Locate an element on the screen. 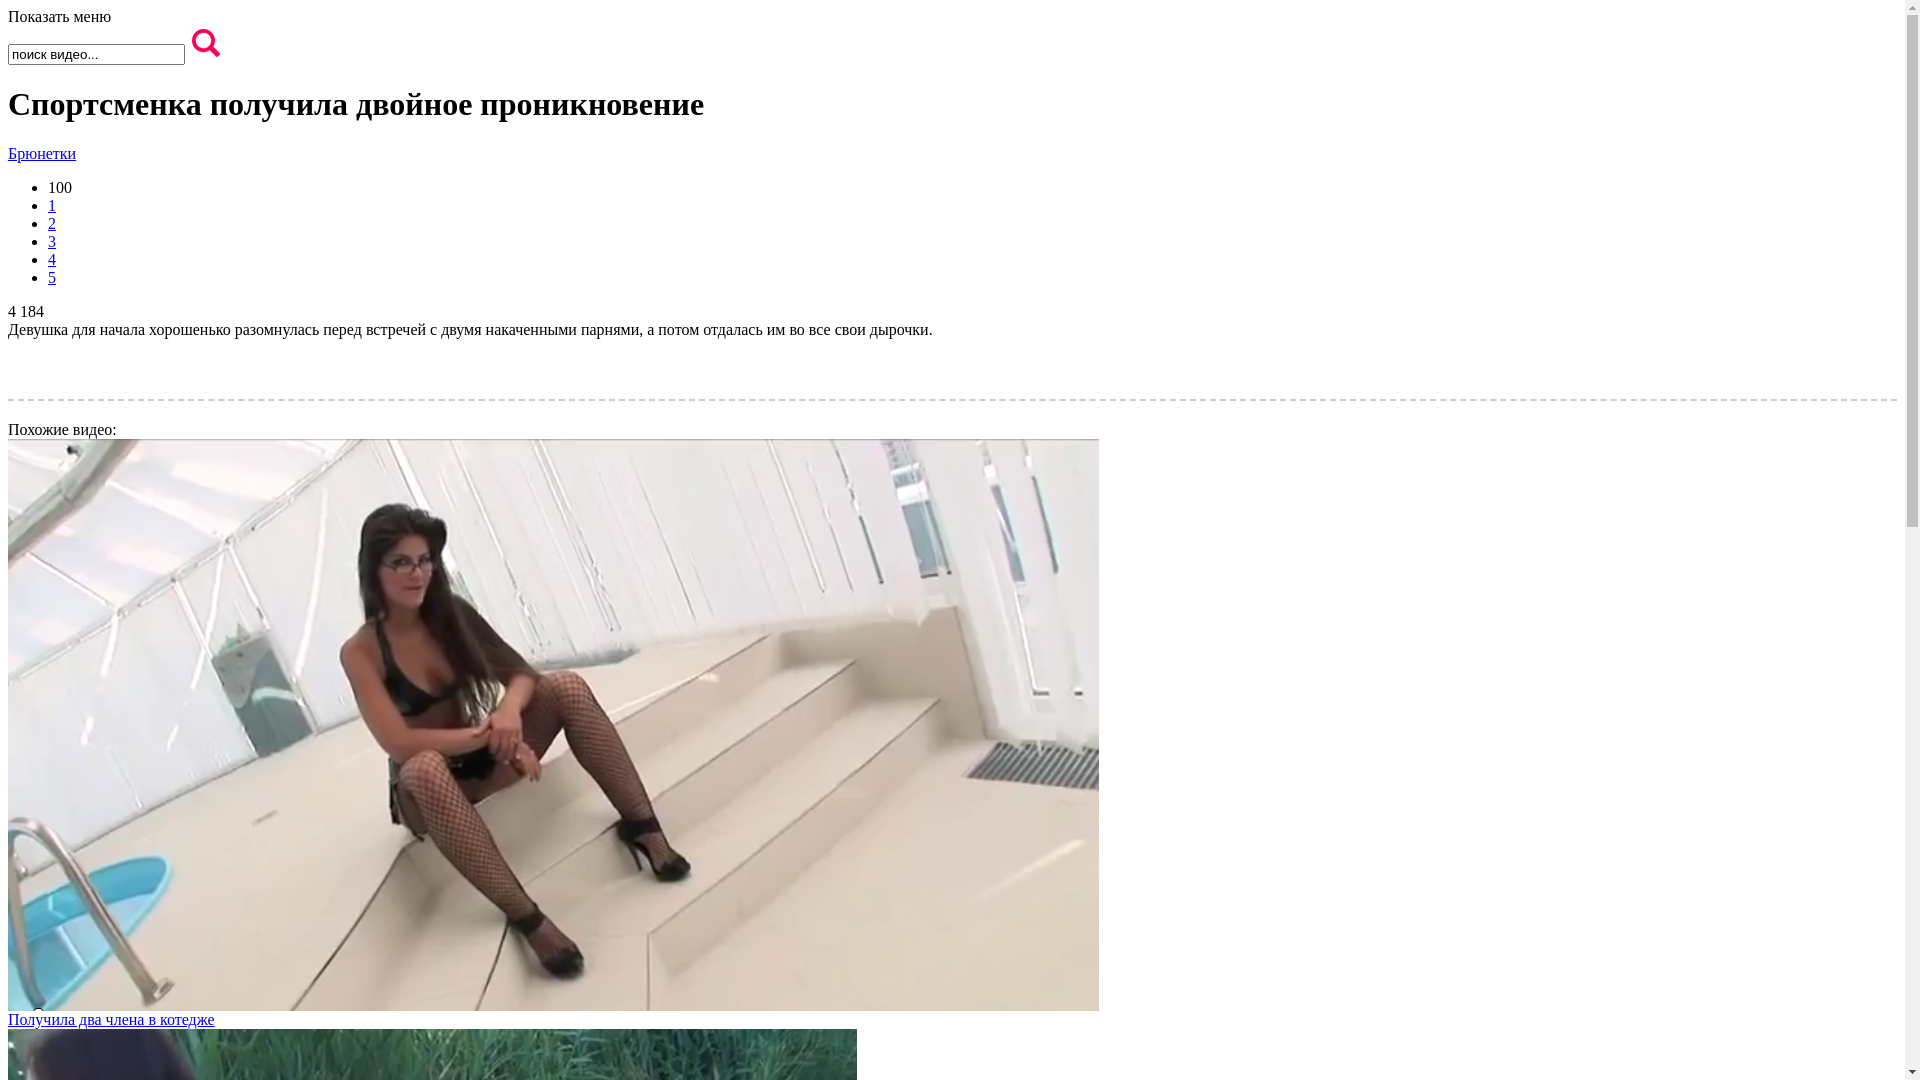 Image resolution: width=1920 pixels, height=1080 pixels. '1' is located at coordinates (52, 205).